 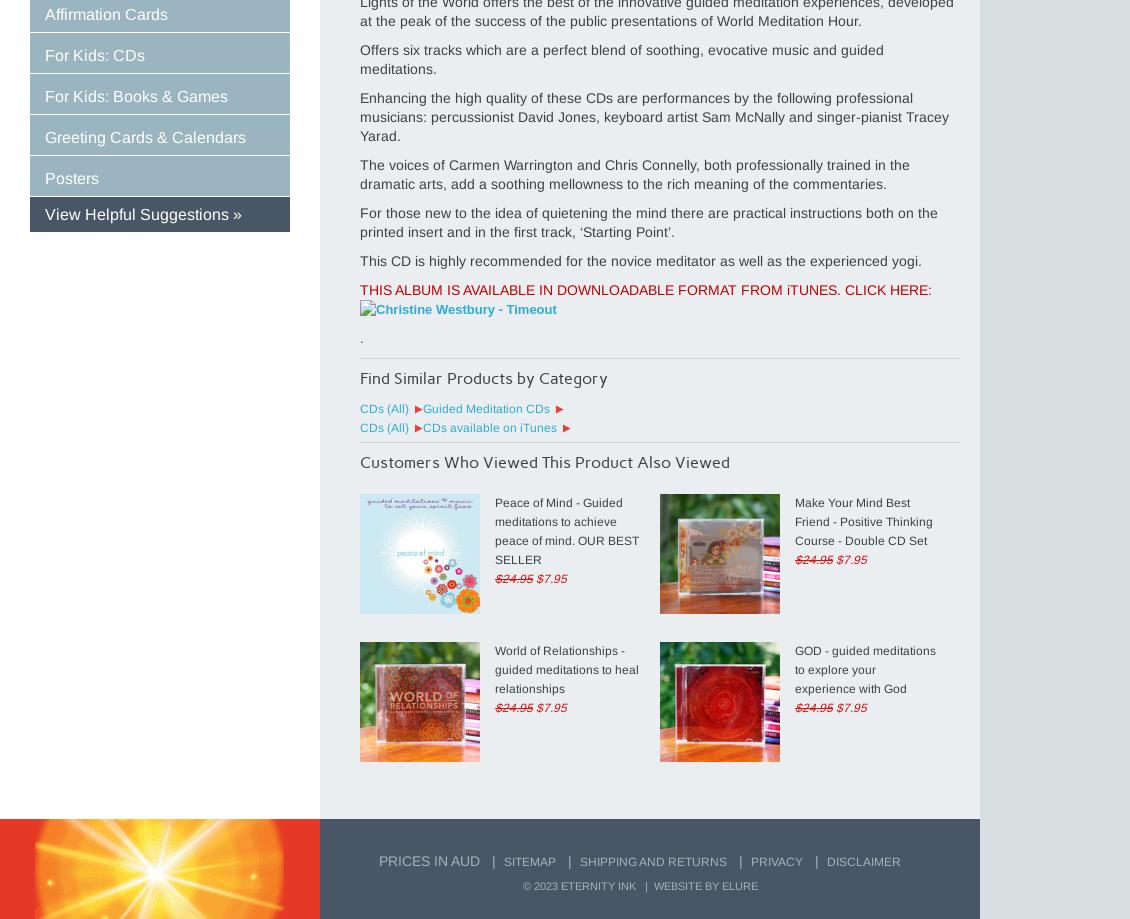 What do you see at coordinates (750, 861) in the screenshot?
I see `'Privacy'` at bounding box center [750, 861].